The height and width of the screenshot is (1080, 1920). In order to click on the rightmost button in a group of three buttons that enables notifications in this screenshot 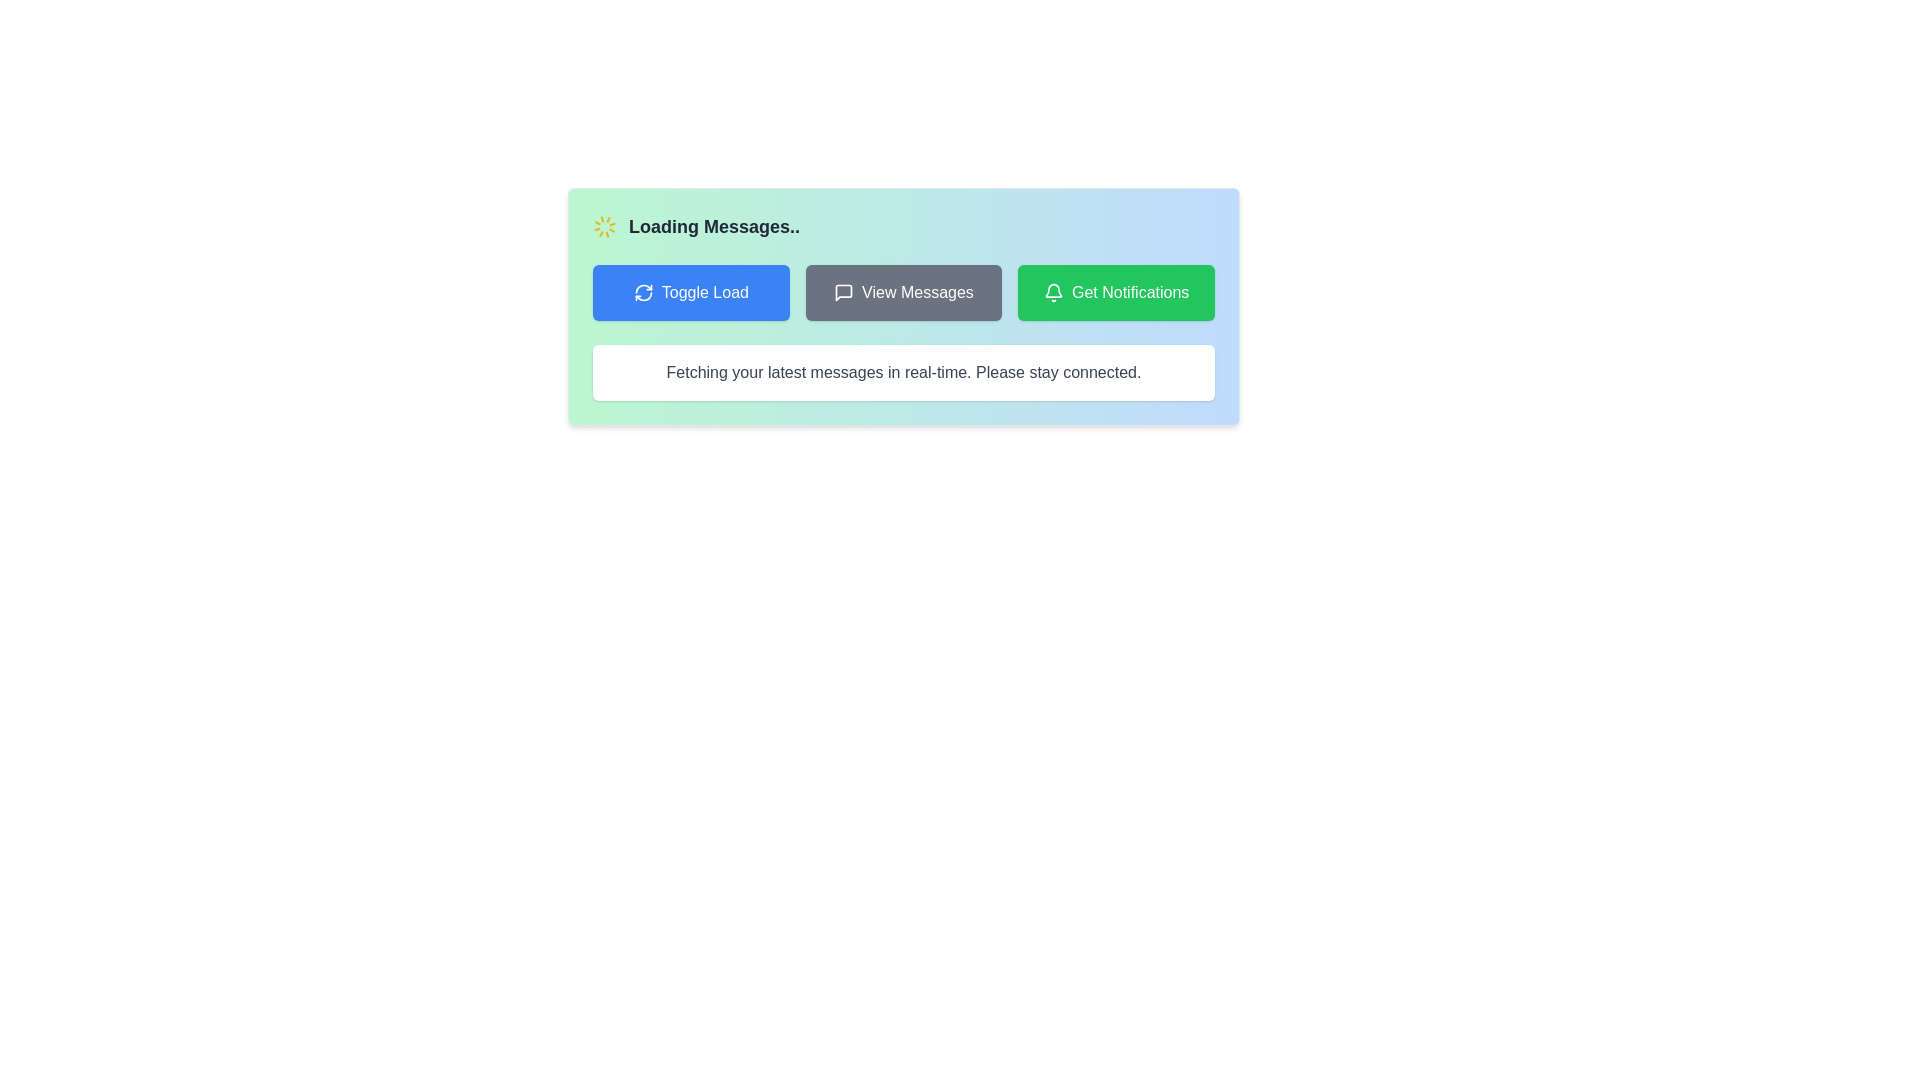, I will do `click(1115, 293)`.